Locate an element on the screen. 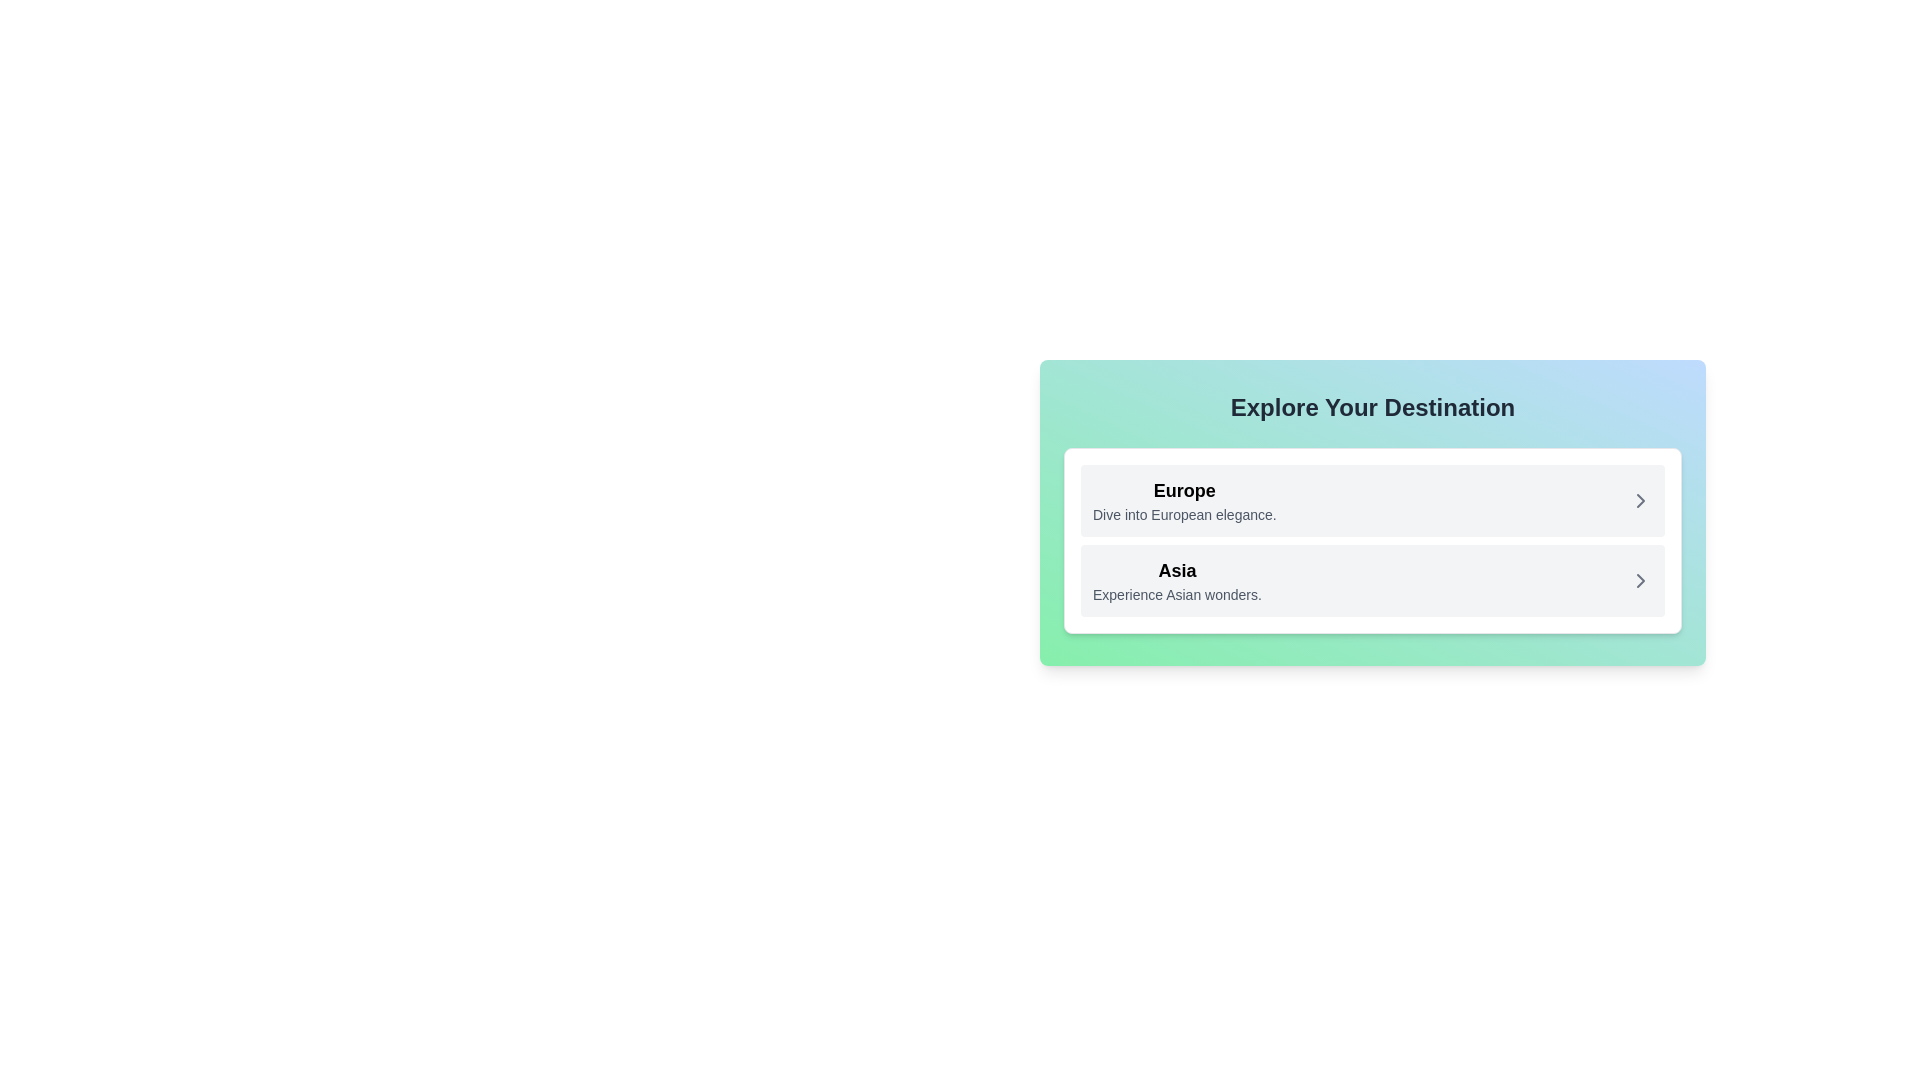 This screenshot has height=1080, width=1920. the gray chevron icon indicating a rightward direction located on the right edge of the 'Asia' list item in the 'Explore Your Destination' section is located at coordinates (1641, 581).